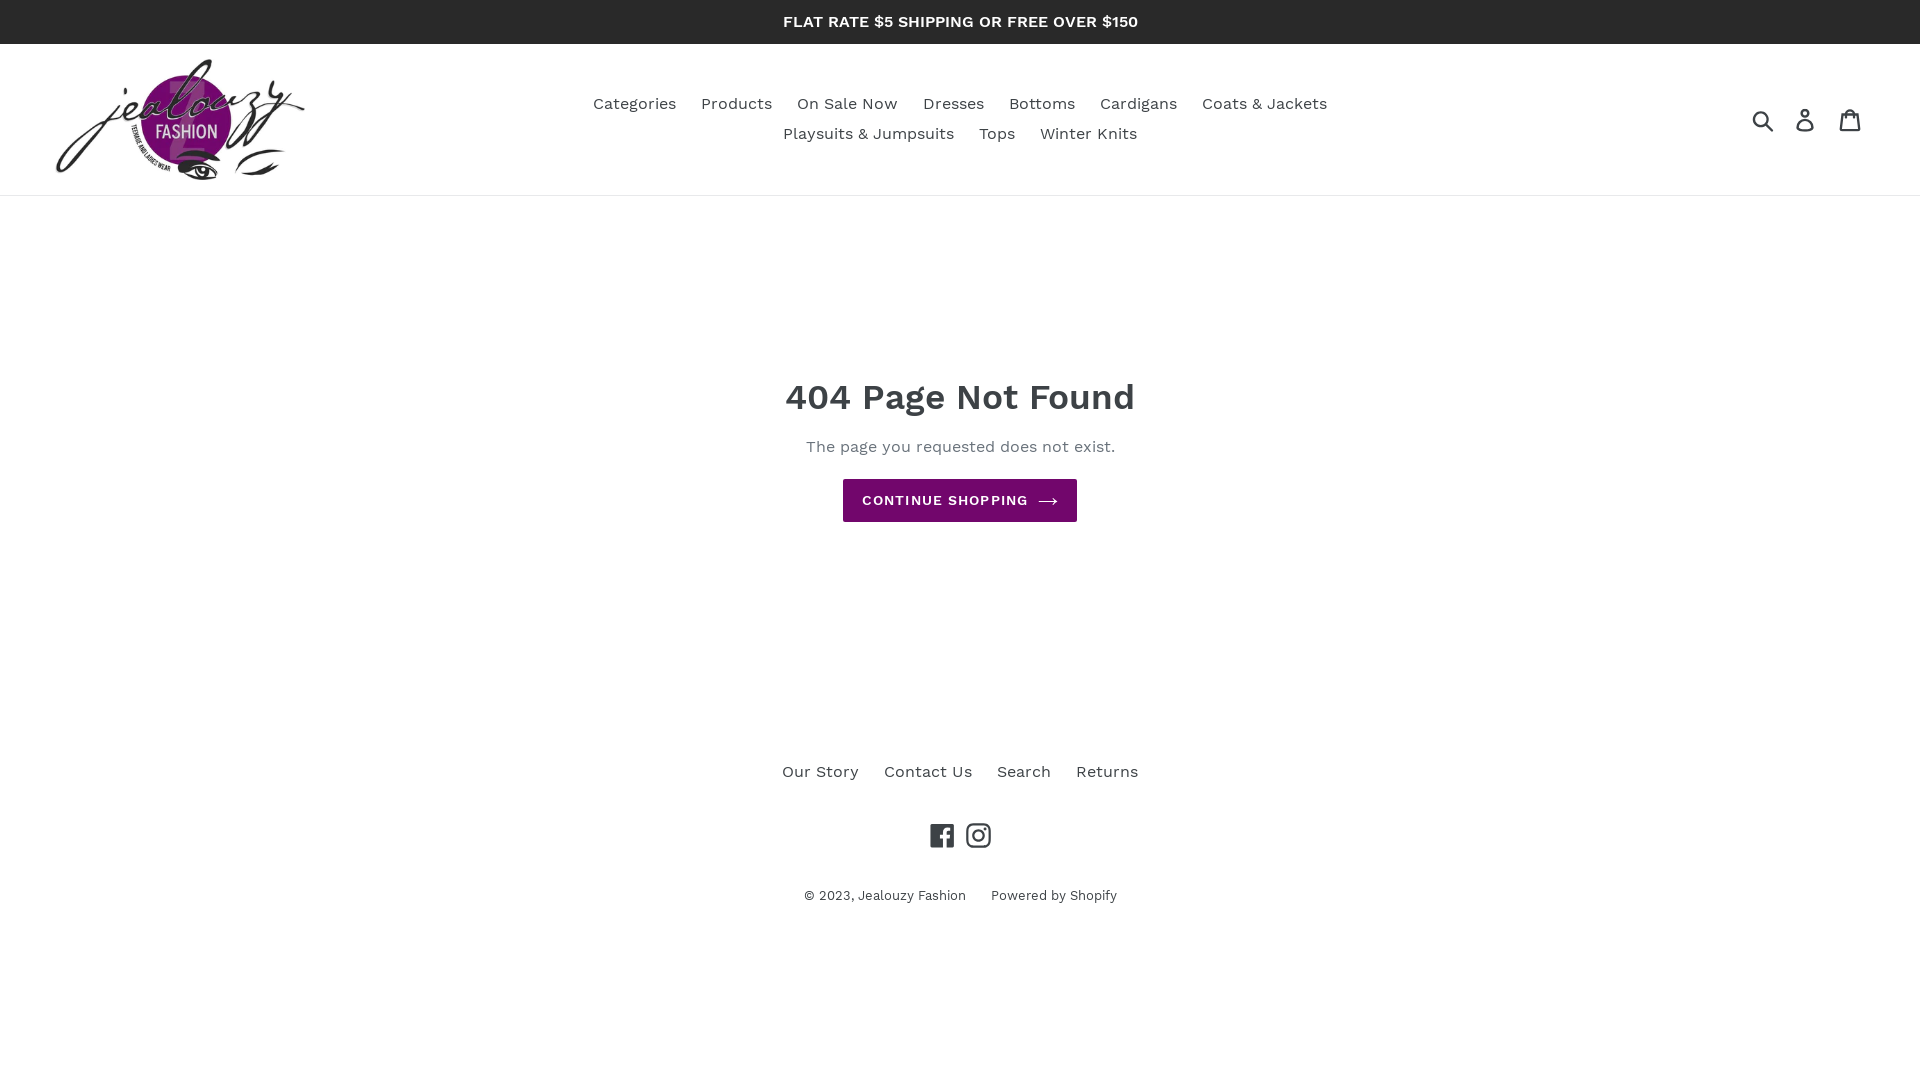  What do you see at coordinates (940, 834) in the screenshot?
I see `'Facebook'` at bounding box center [940, 834].